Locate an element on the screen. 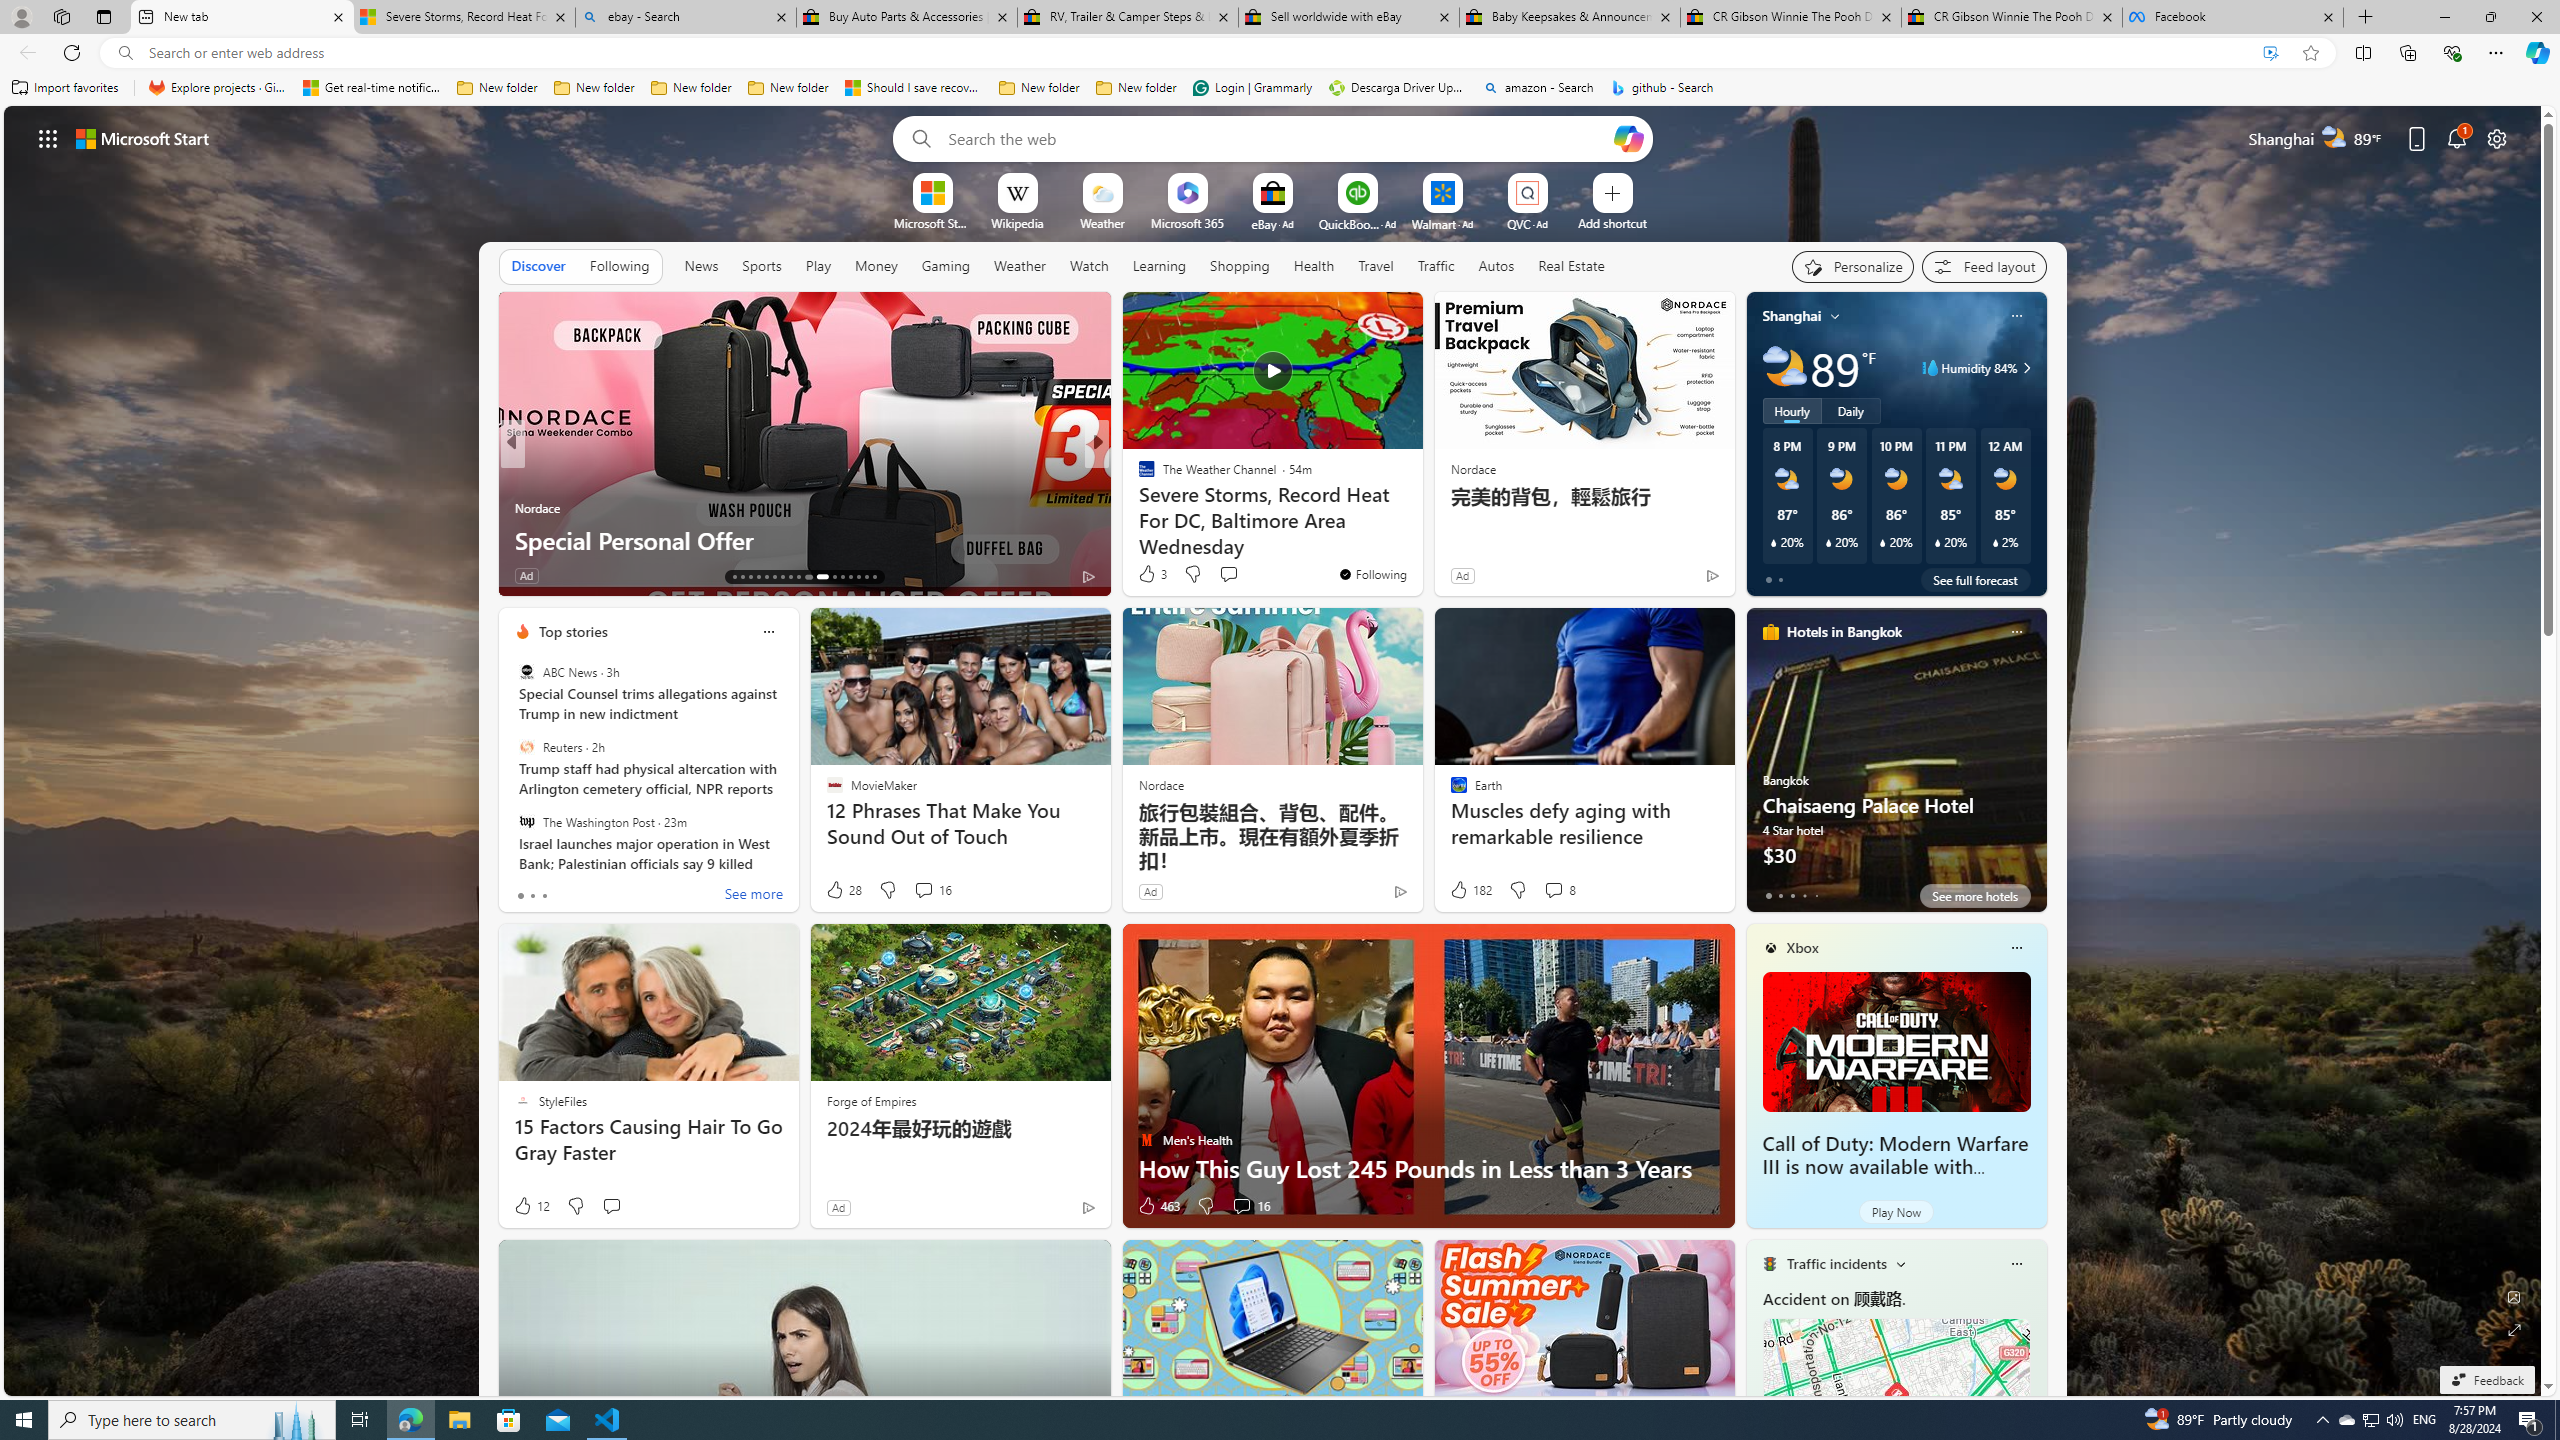 The height and width of the screenshot is (1440, 2560). 'Start the conversation' is located at coordinates (611, 1206).